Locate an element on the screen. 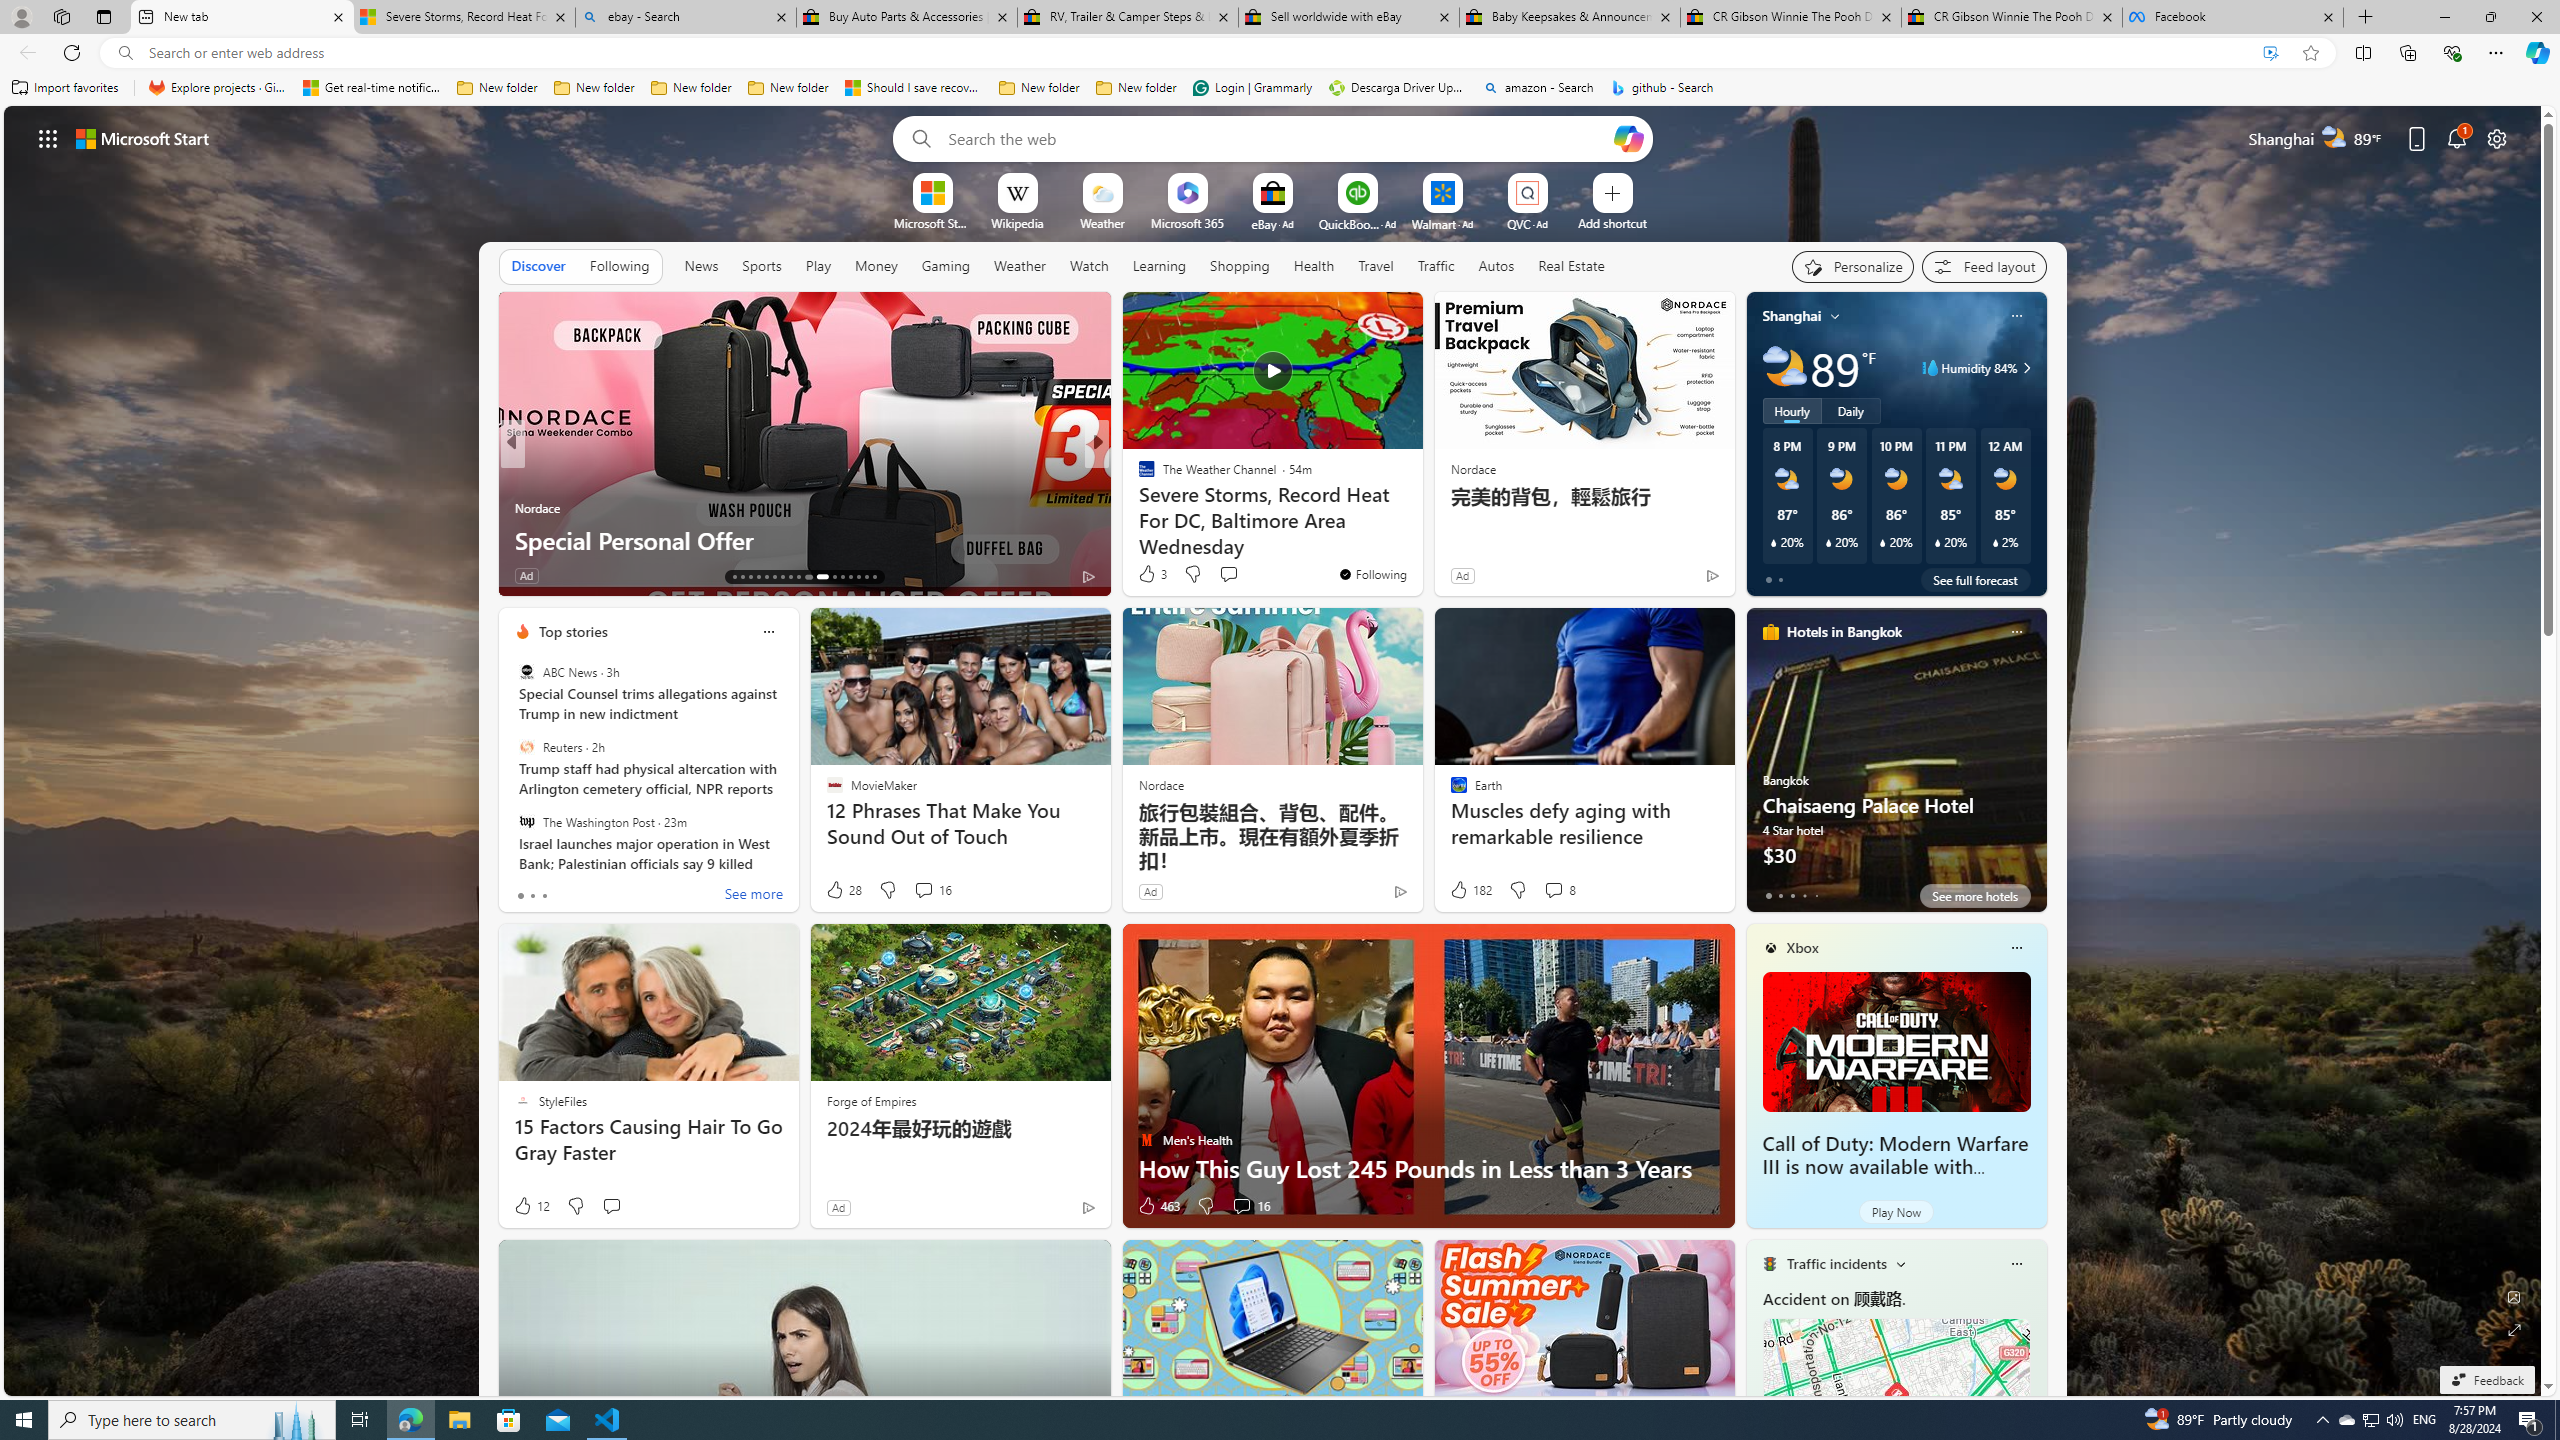 The height and width of the screenshot is (1440, 2560). 'Start the conversation' is located at coordinates (611, 1206).